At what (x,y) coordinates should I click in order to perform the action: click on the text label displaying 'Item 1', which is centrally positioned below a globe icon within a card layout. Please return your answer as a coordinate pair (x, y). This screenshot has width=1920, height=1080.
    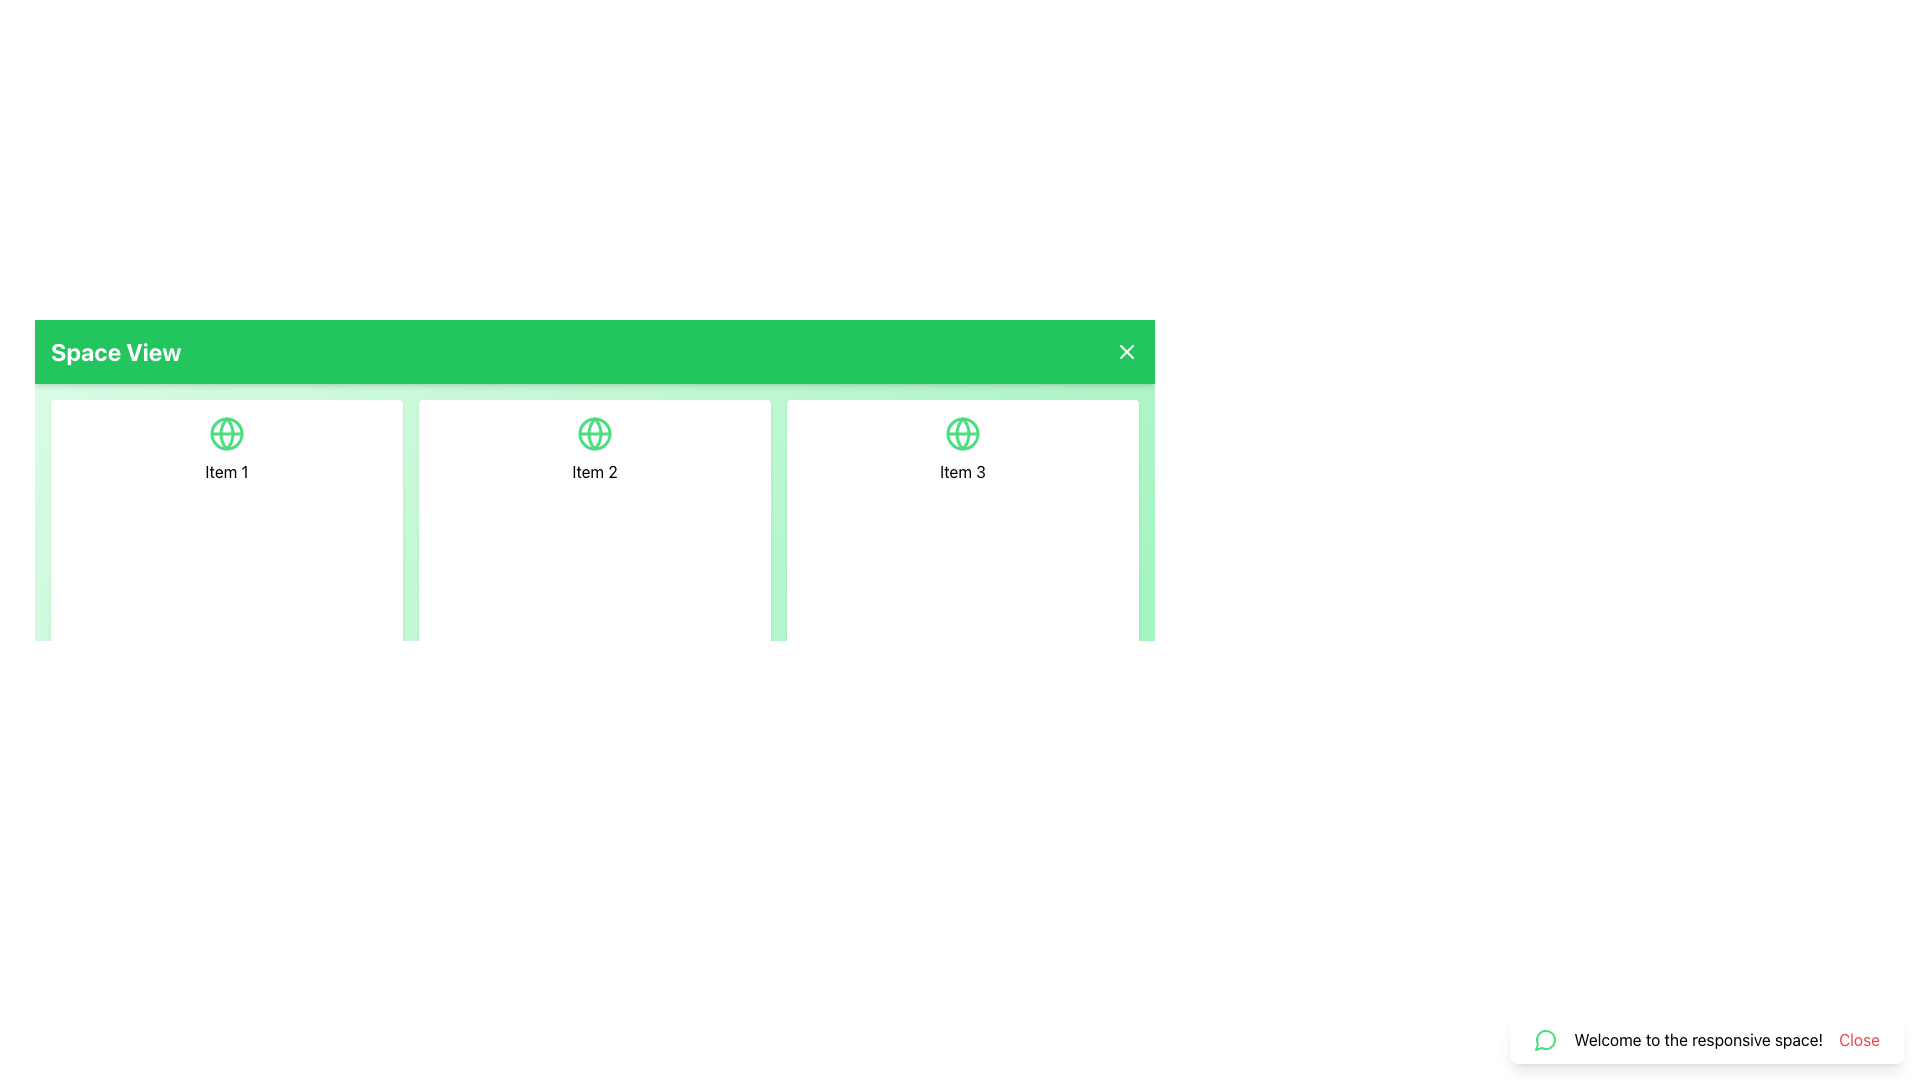
    Looking at the image, I should click on (226, 471).